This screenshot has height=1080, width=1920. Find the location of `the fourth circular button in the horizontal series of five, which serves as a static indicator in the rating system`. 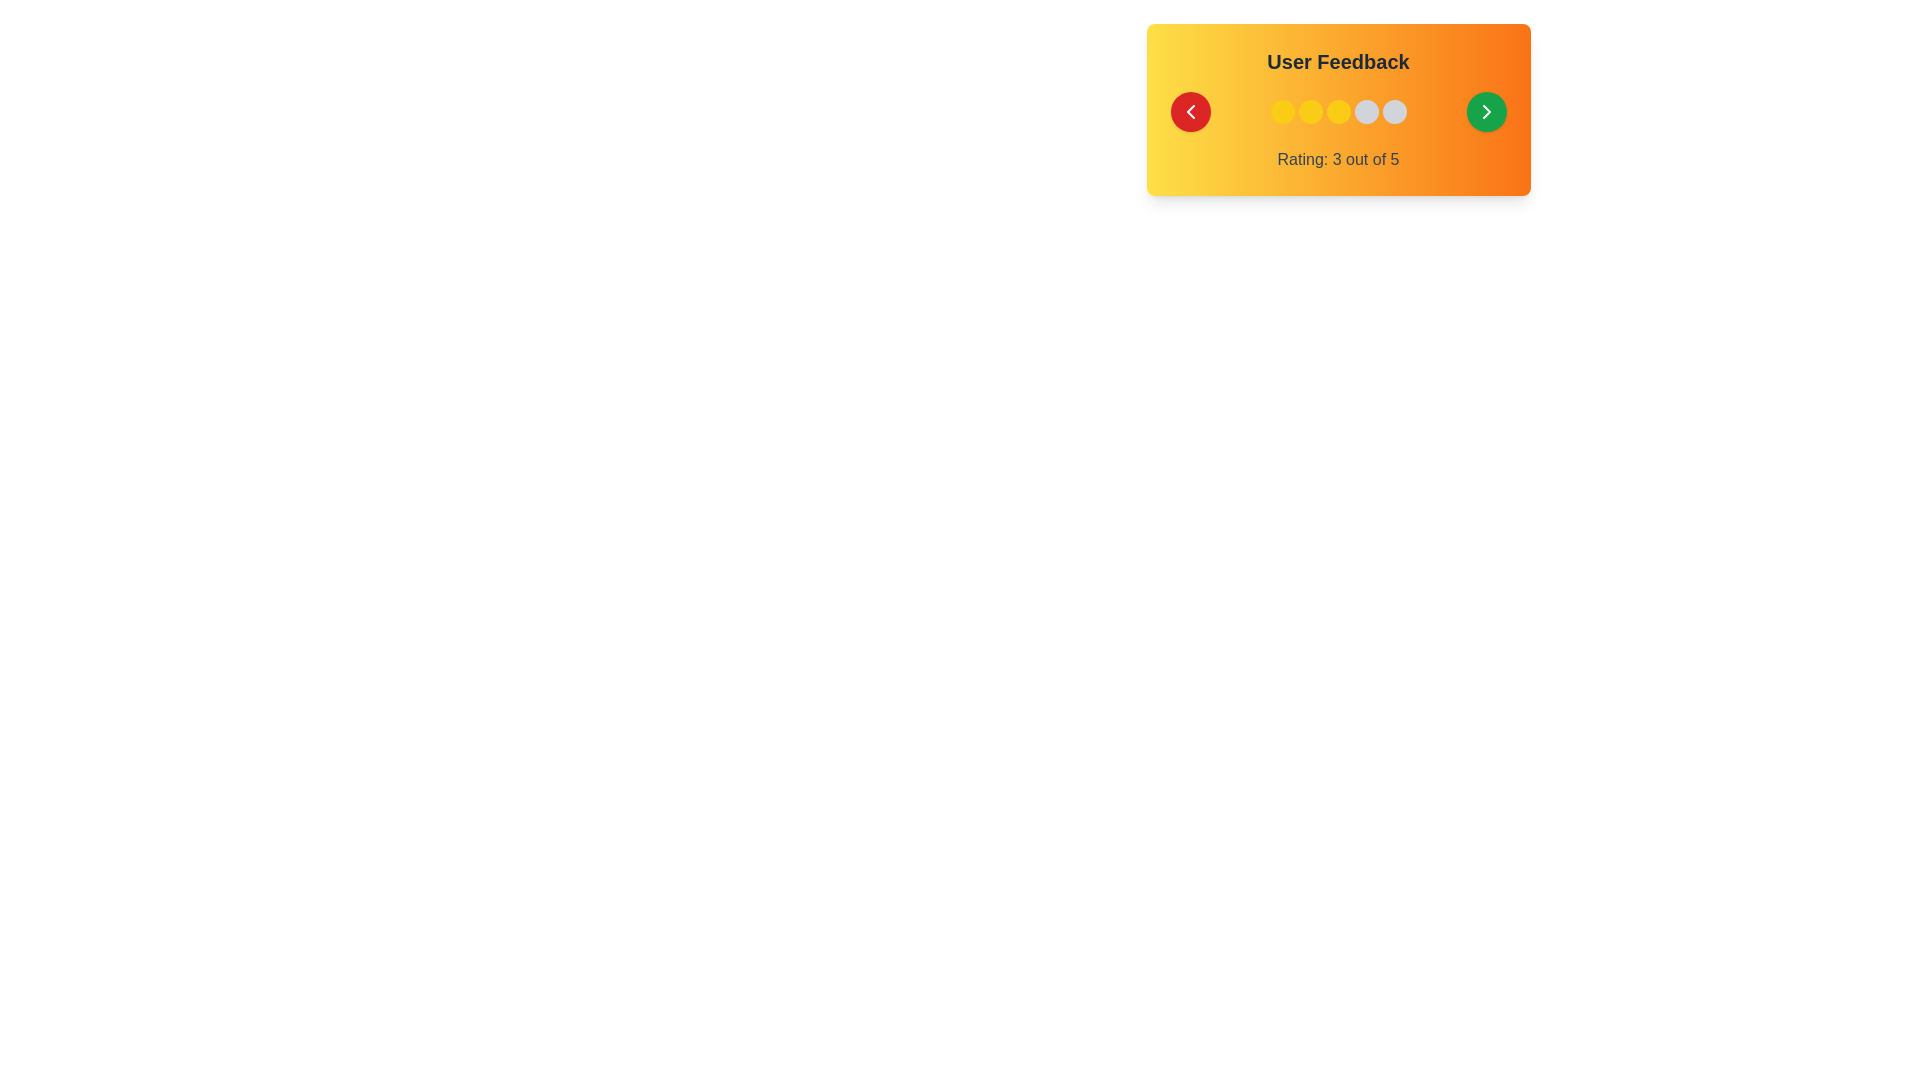

the fourth circular button in the horizontal series of five, which serves as a static indicator in the rating system is located at coordinates (1365, 111).